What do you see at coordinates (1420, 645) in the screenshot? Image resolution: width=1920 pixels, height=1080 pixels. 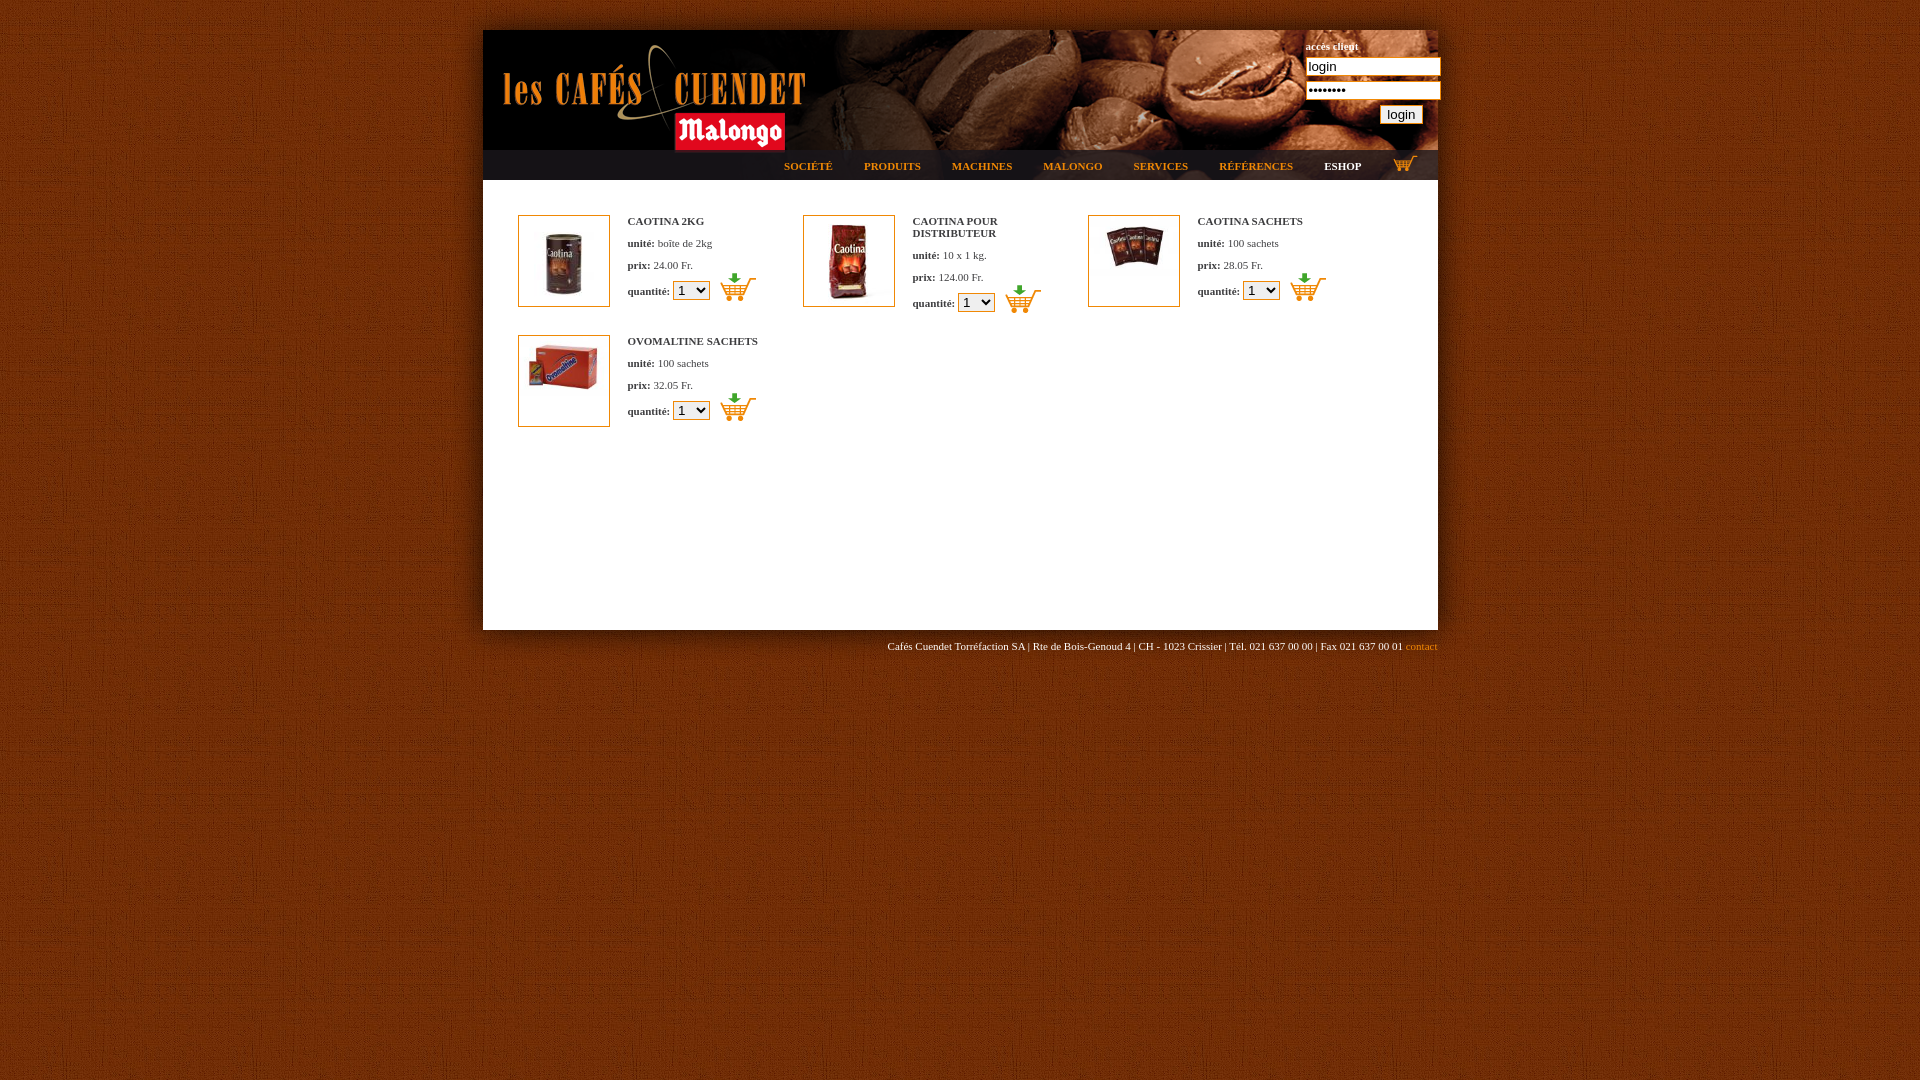 I see `'contact'` at bounding box center [1420, 645].